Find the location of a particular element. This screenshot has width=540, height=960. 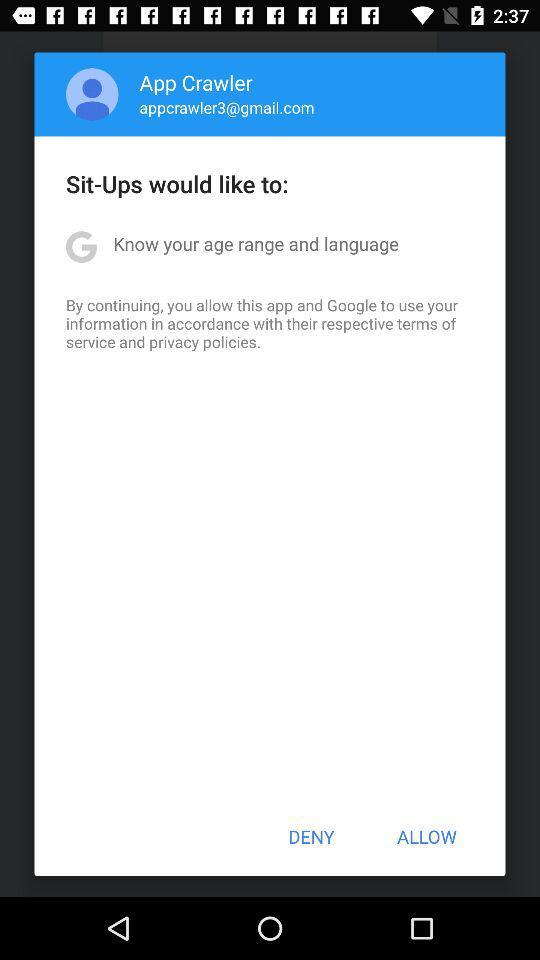

the item below by continuing you item is located at coordinates (311, 836).